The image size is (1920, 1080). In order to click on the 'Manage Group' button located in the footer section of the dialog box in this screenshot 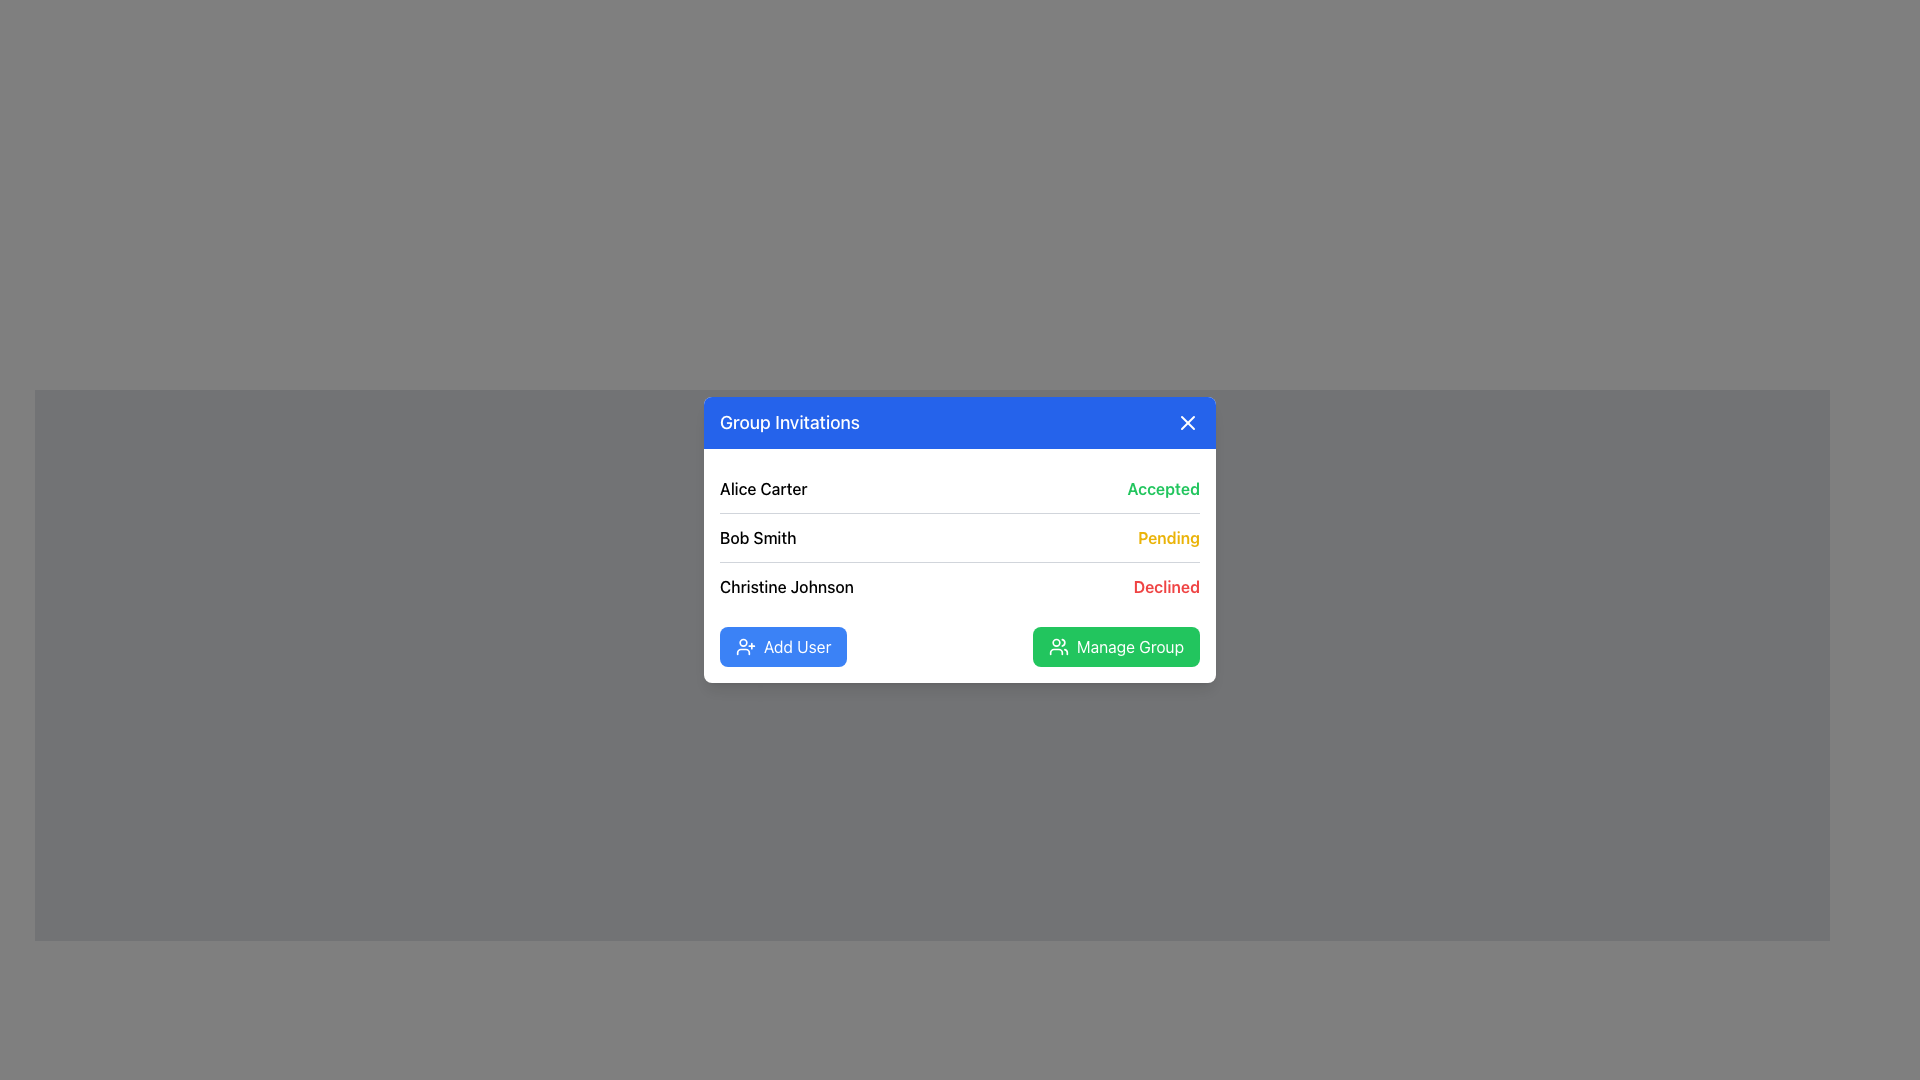, I will do `click(1115, 647)`.